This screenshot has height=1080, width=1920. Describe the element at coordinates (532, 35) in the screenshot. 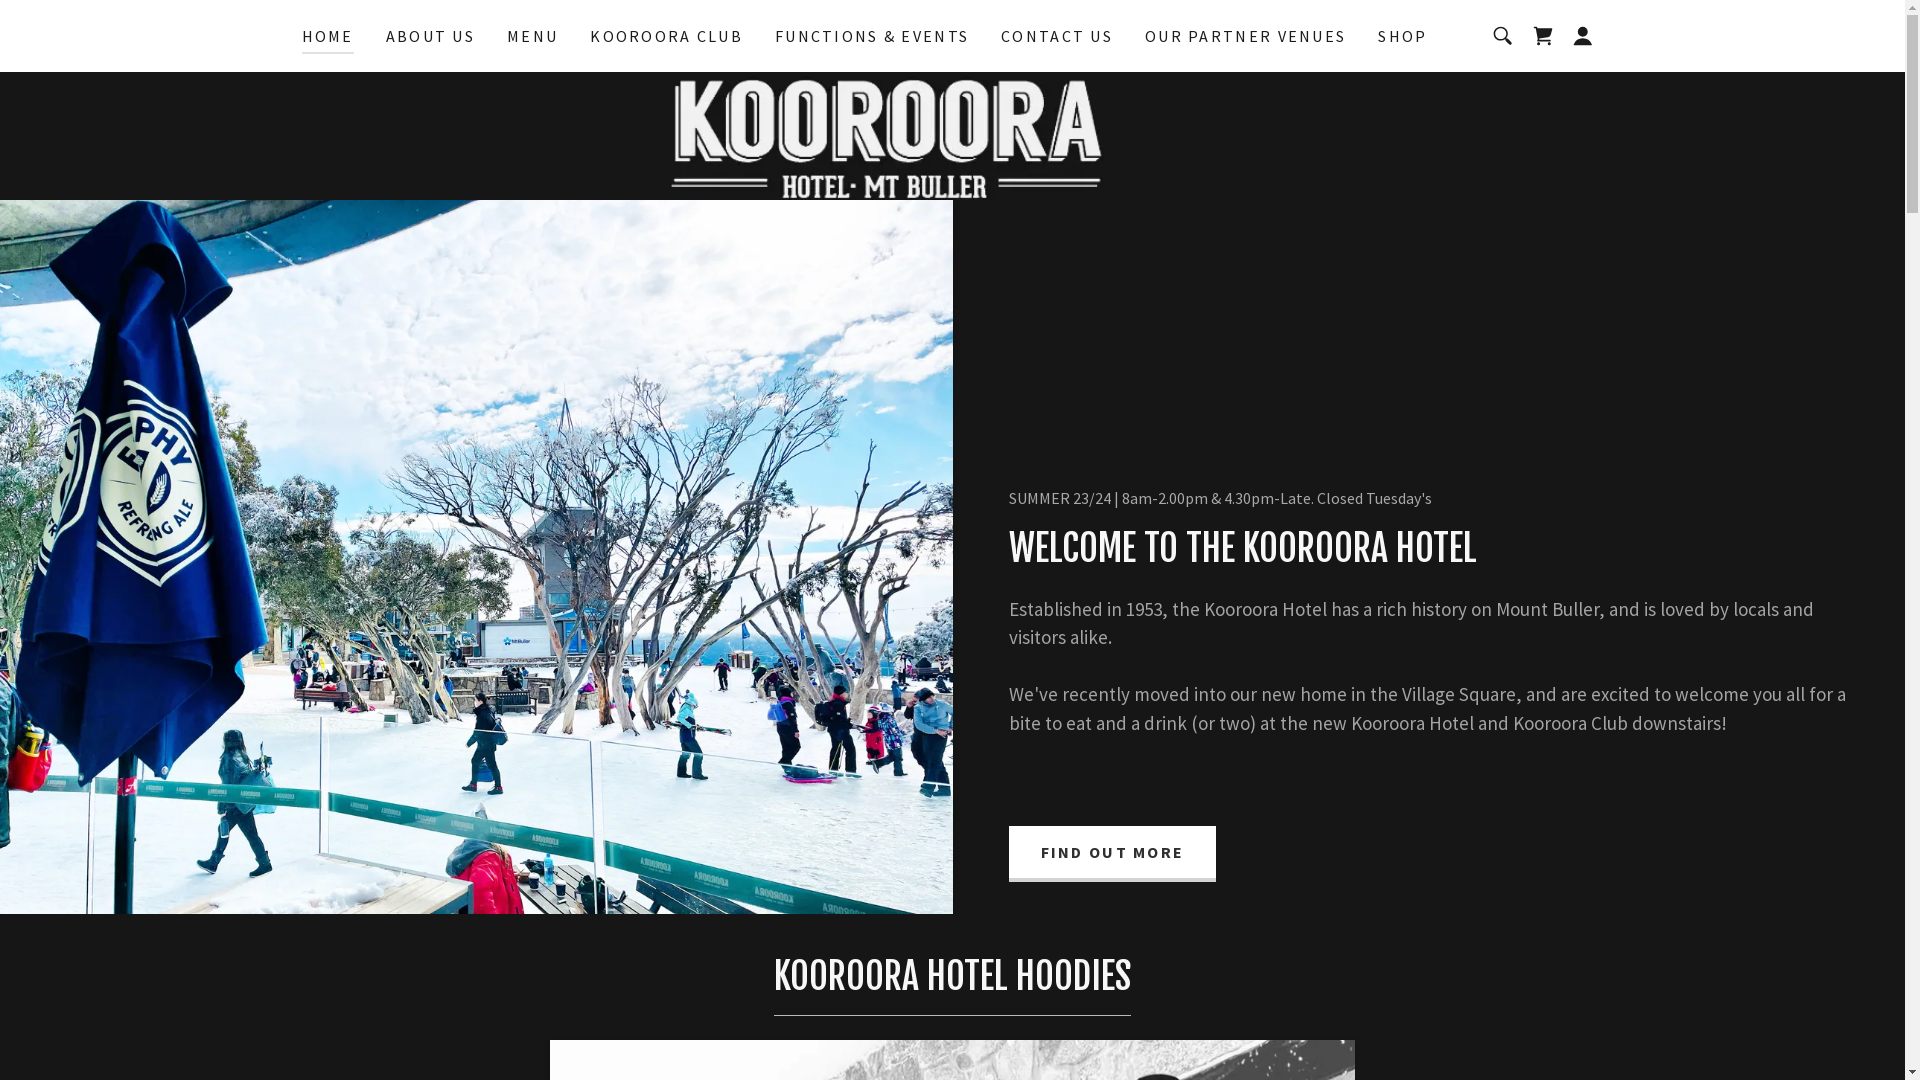

I see `'MENU'` at that location.